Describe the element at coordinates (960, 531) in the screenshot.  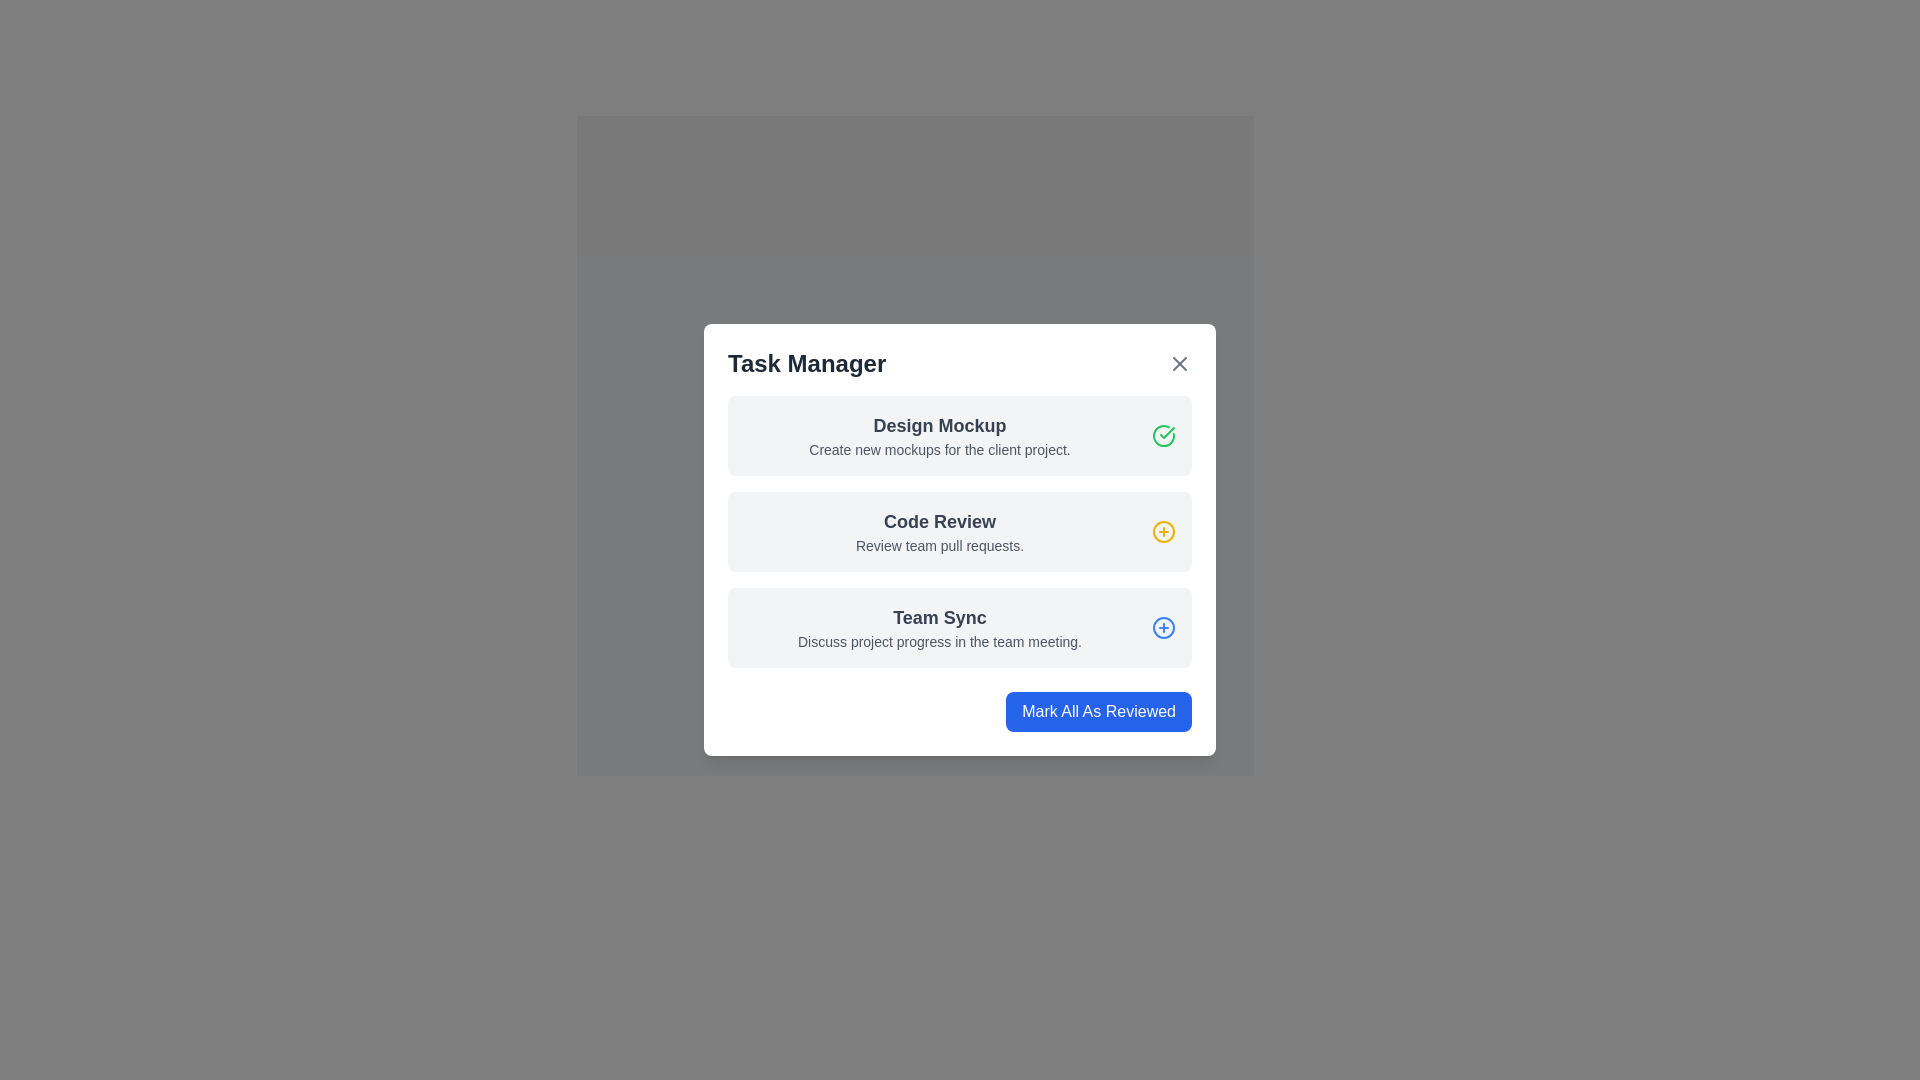
I see `the second task card in the task manager modal, which has a light gray background, rounded corners, a bold title 'Code Review', a description 'Review team pull requests.', and a yellow circular icon with a plus symbol` at that location.